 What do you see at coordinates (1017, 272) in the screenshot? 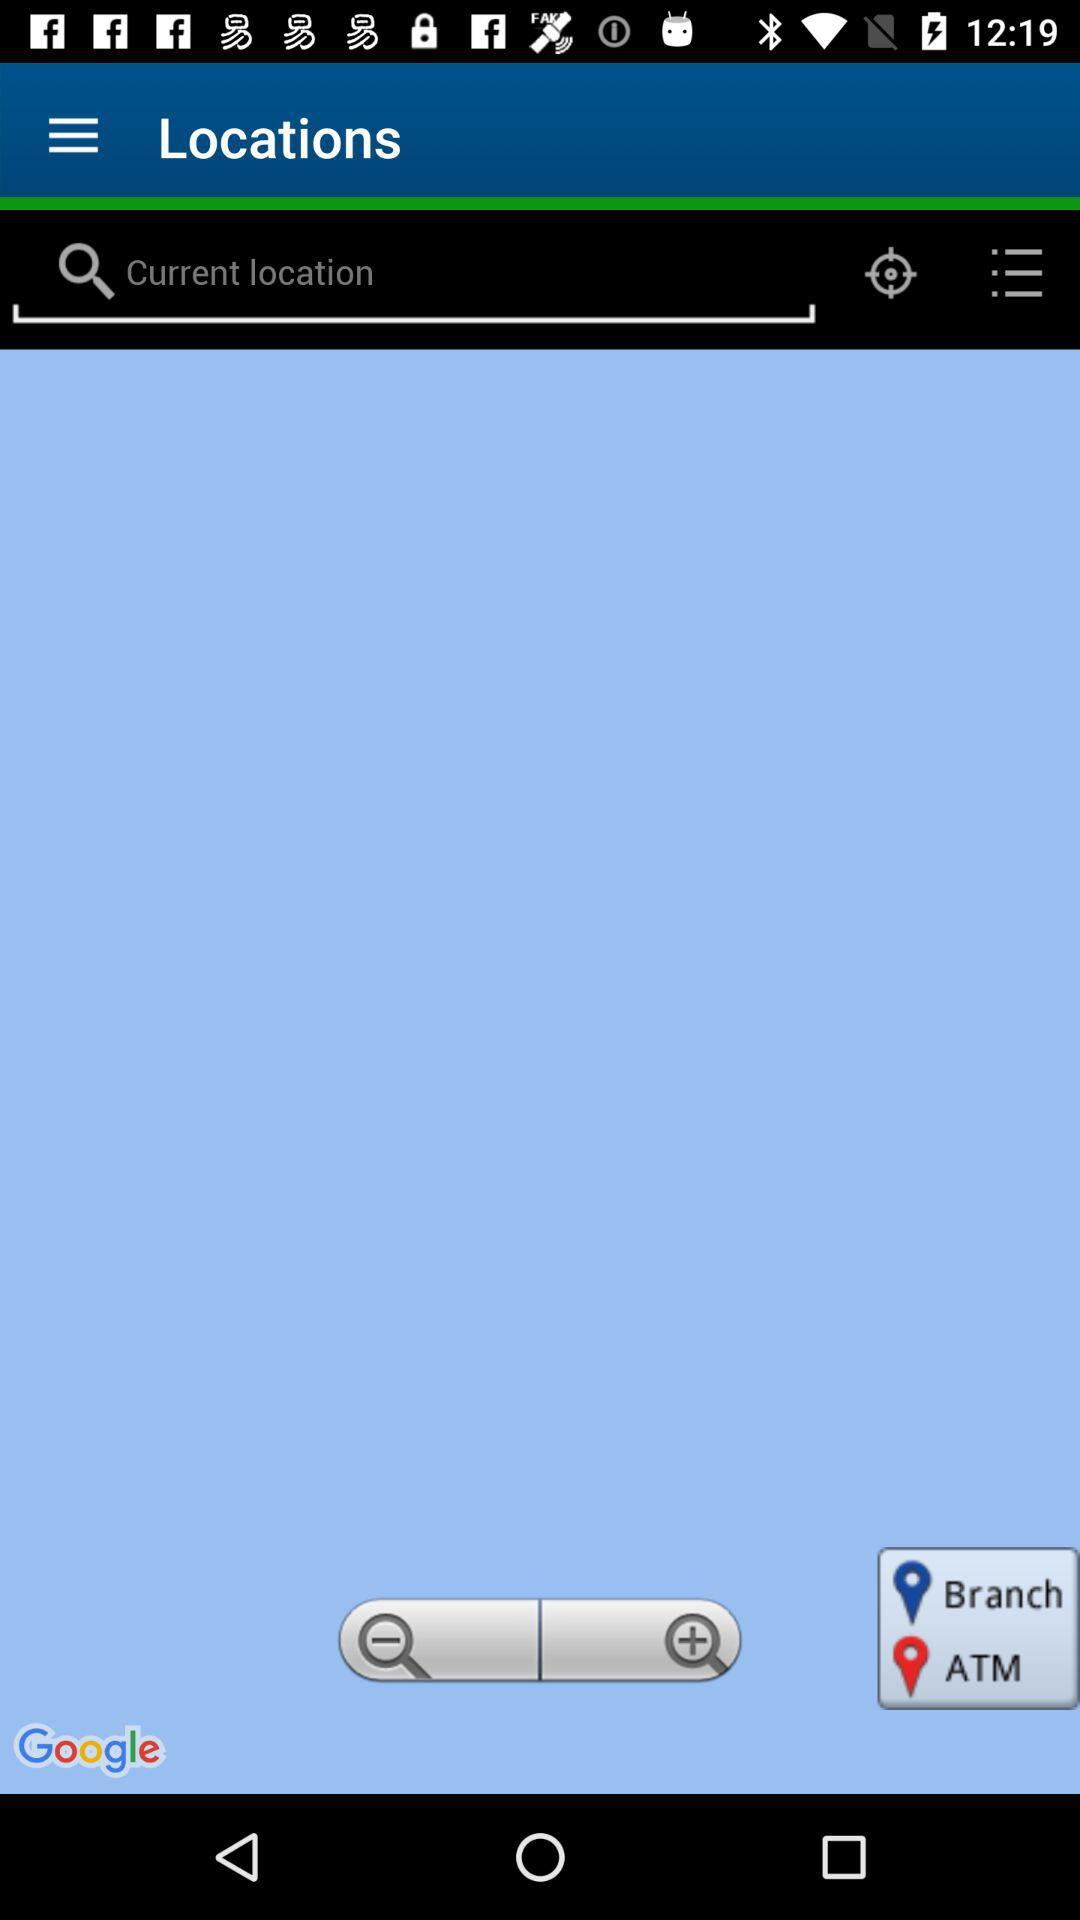
I see `the list icon` at bounding box center [1017, 272].